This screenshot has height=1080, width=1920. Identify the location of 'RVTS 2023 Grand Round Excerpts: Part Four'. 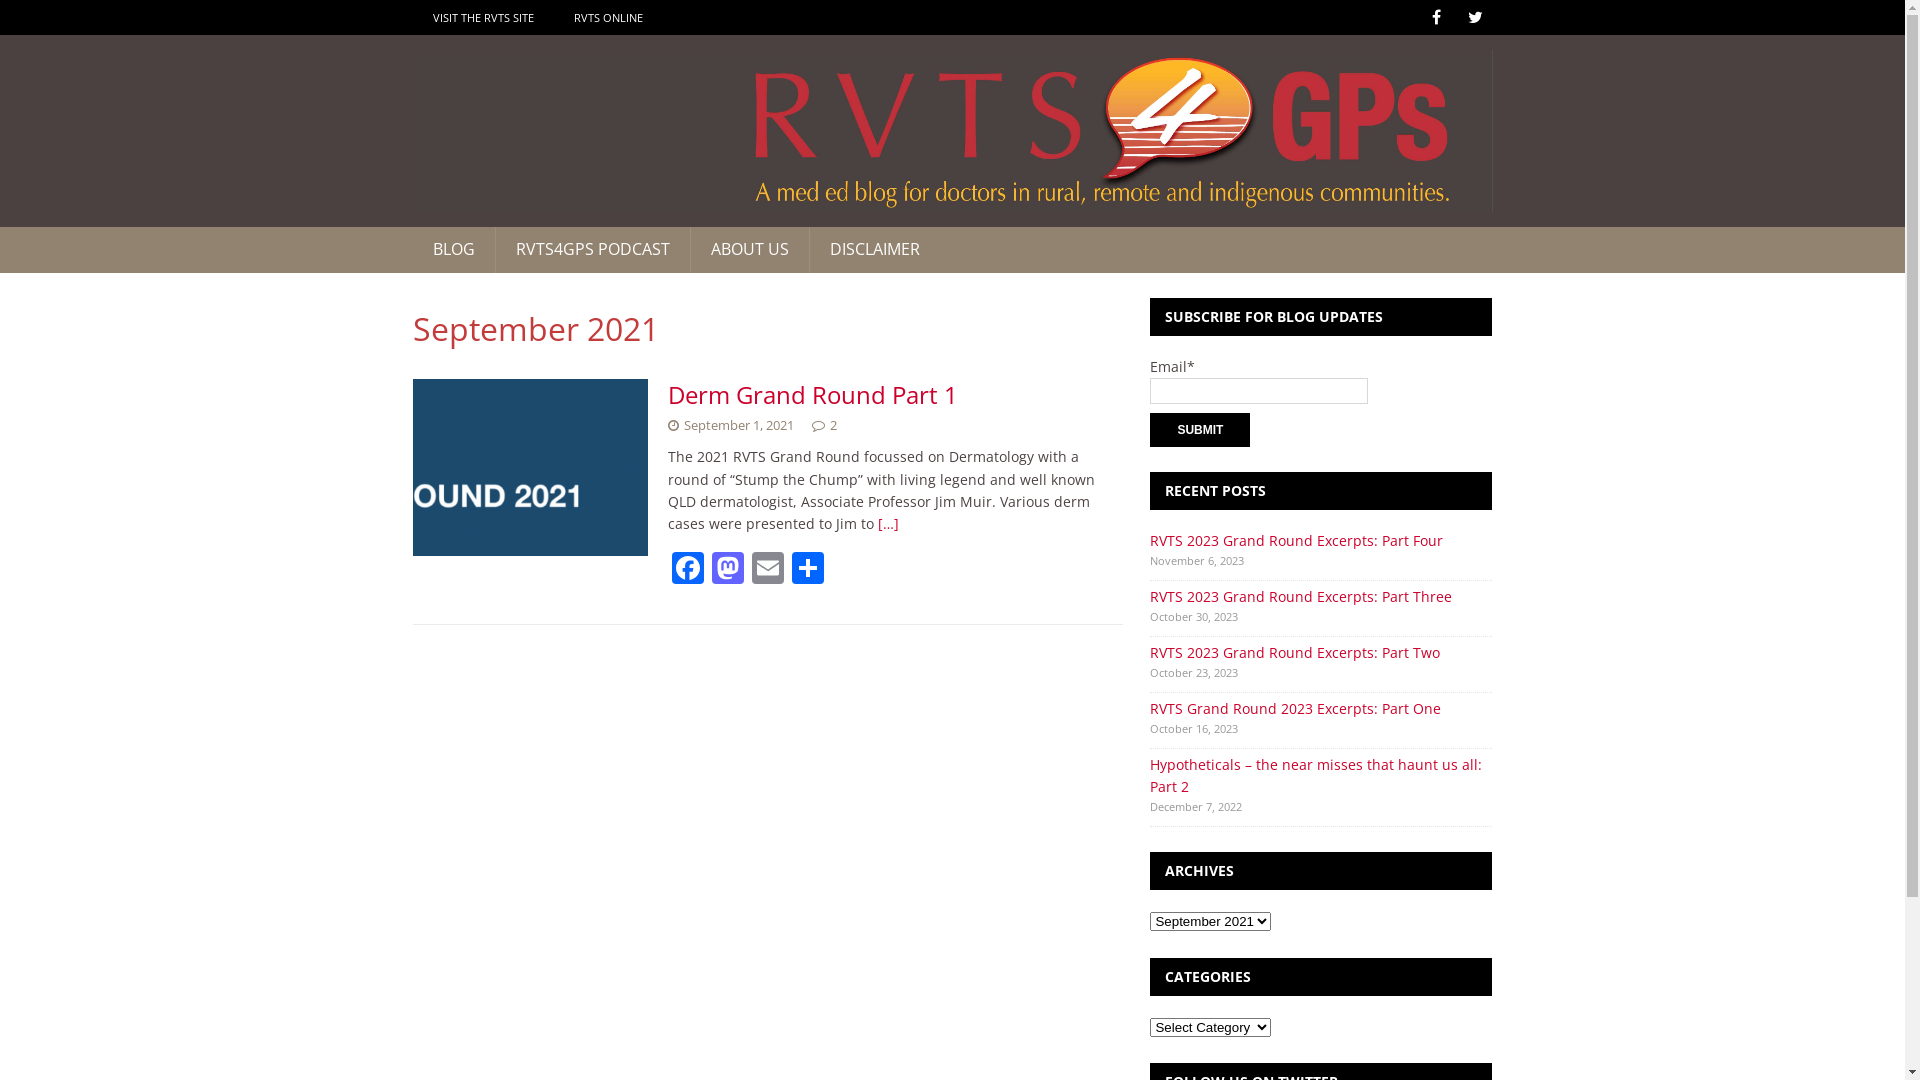
(1150, 540).